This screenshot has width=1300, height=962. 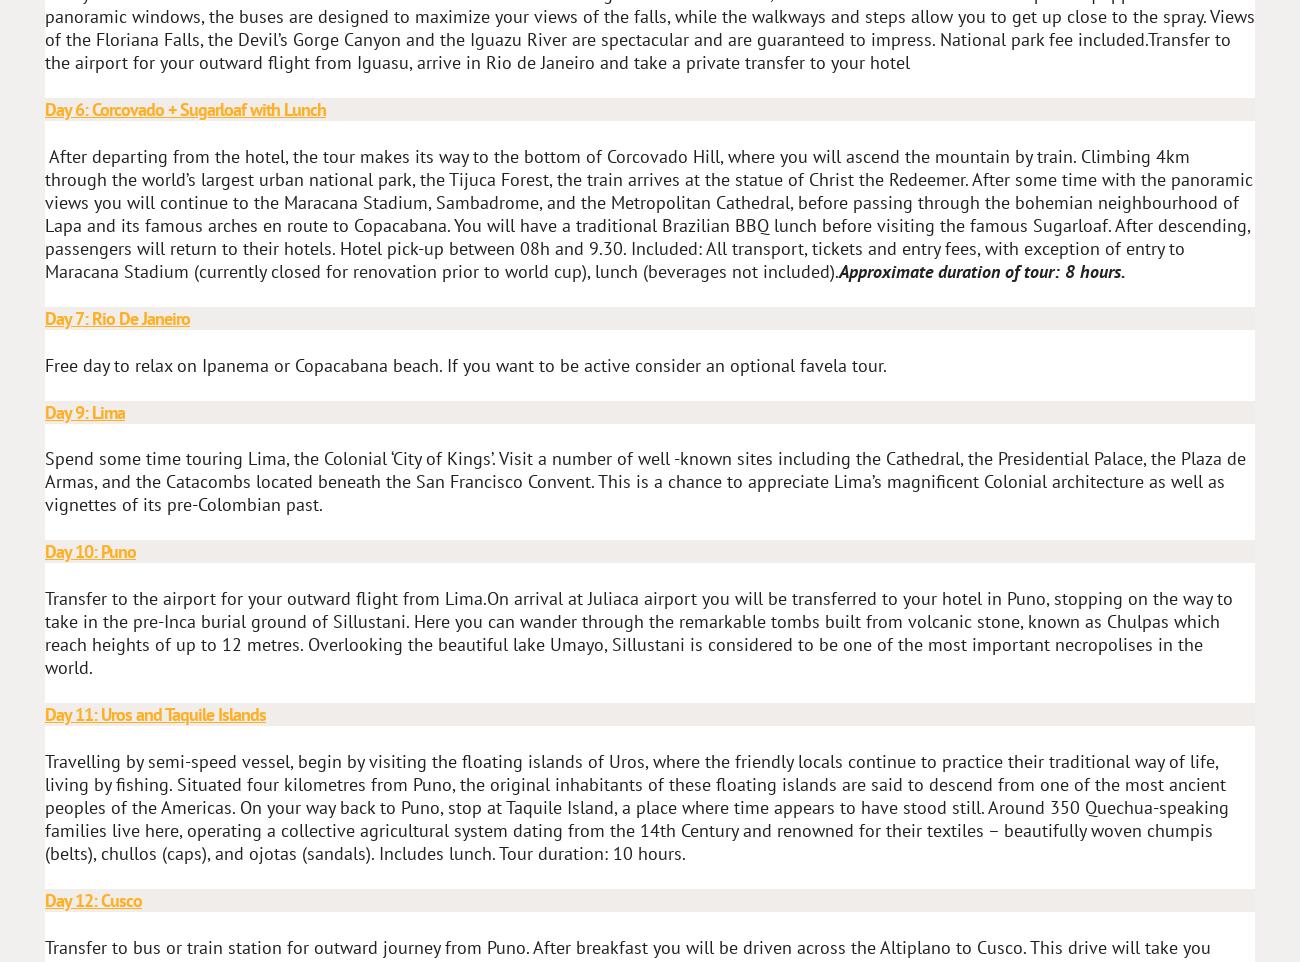 I want to click on 'Day 7: Rio De Janeiro', so click(x=116, y=316).